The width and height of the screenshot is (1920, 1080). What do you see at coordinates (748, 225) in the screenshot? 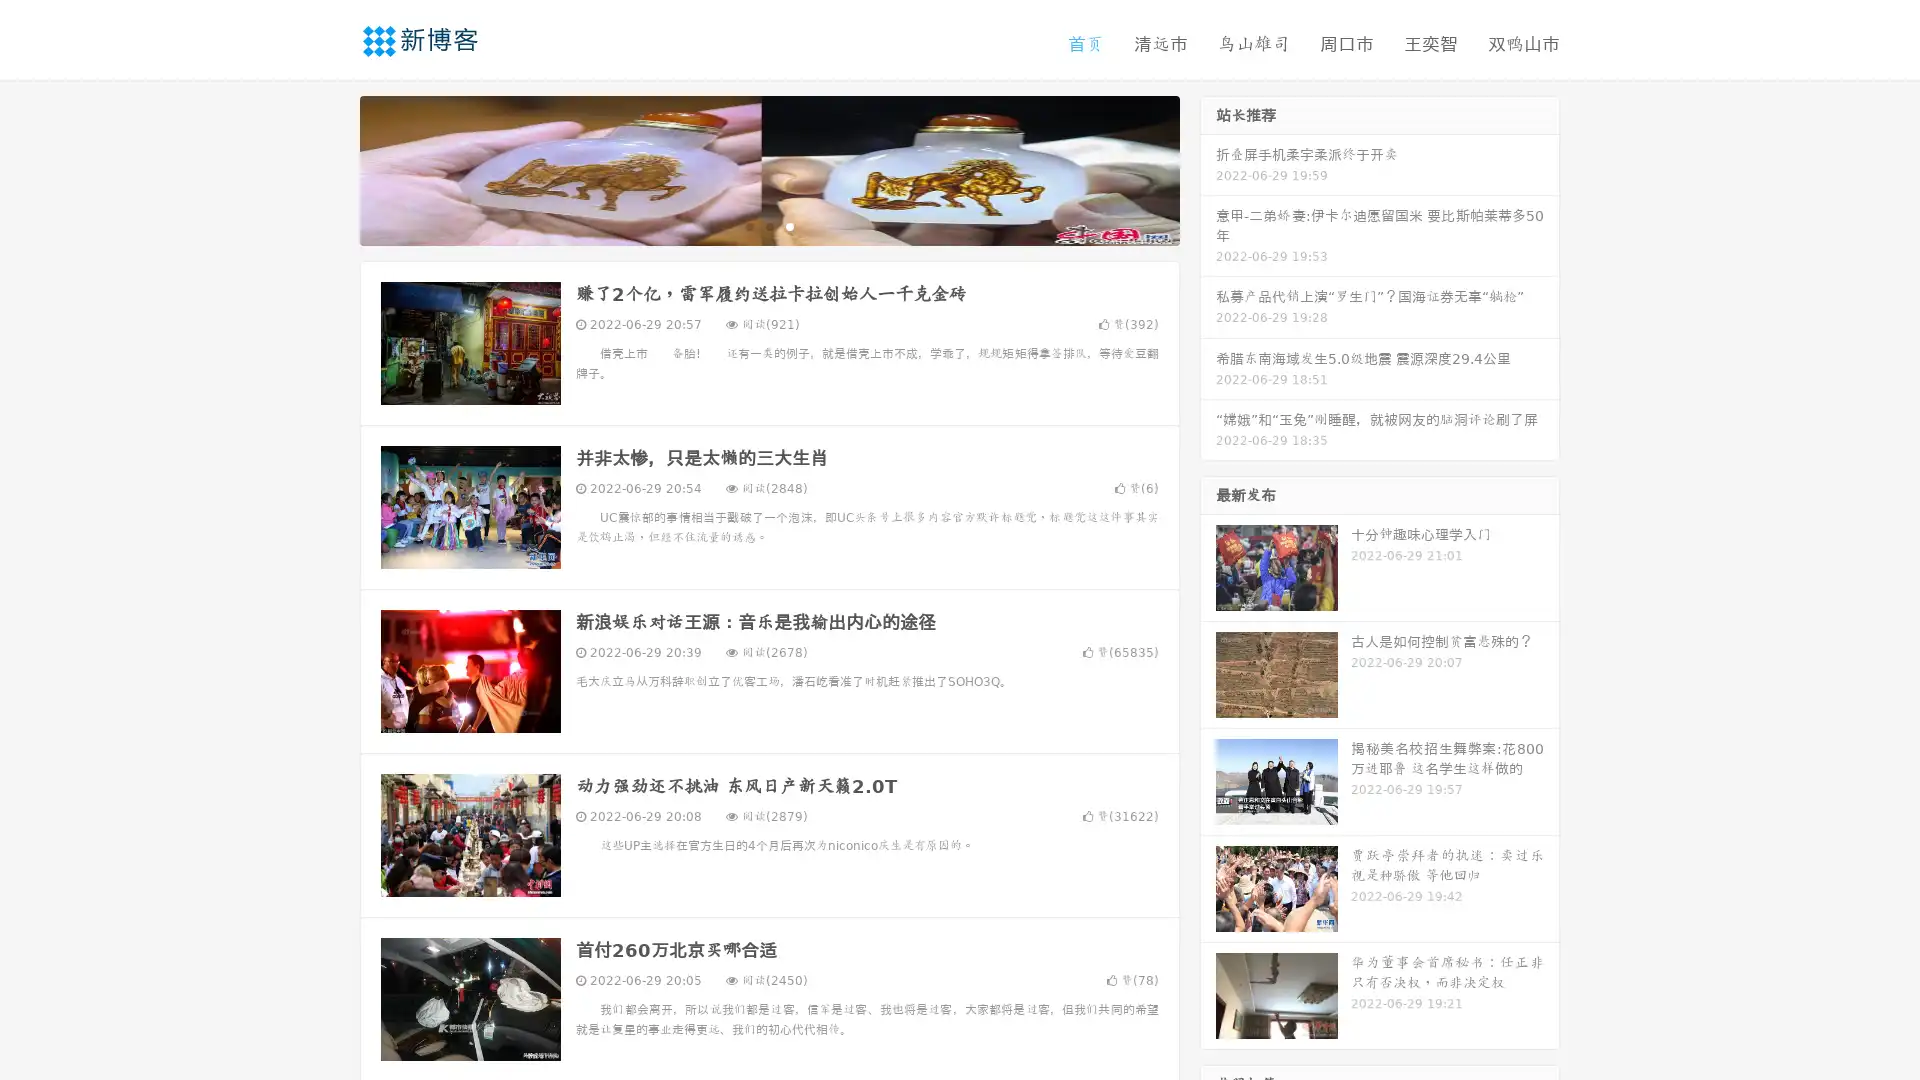
I see `Go to slide 1` at bounding box center [748, 225].